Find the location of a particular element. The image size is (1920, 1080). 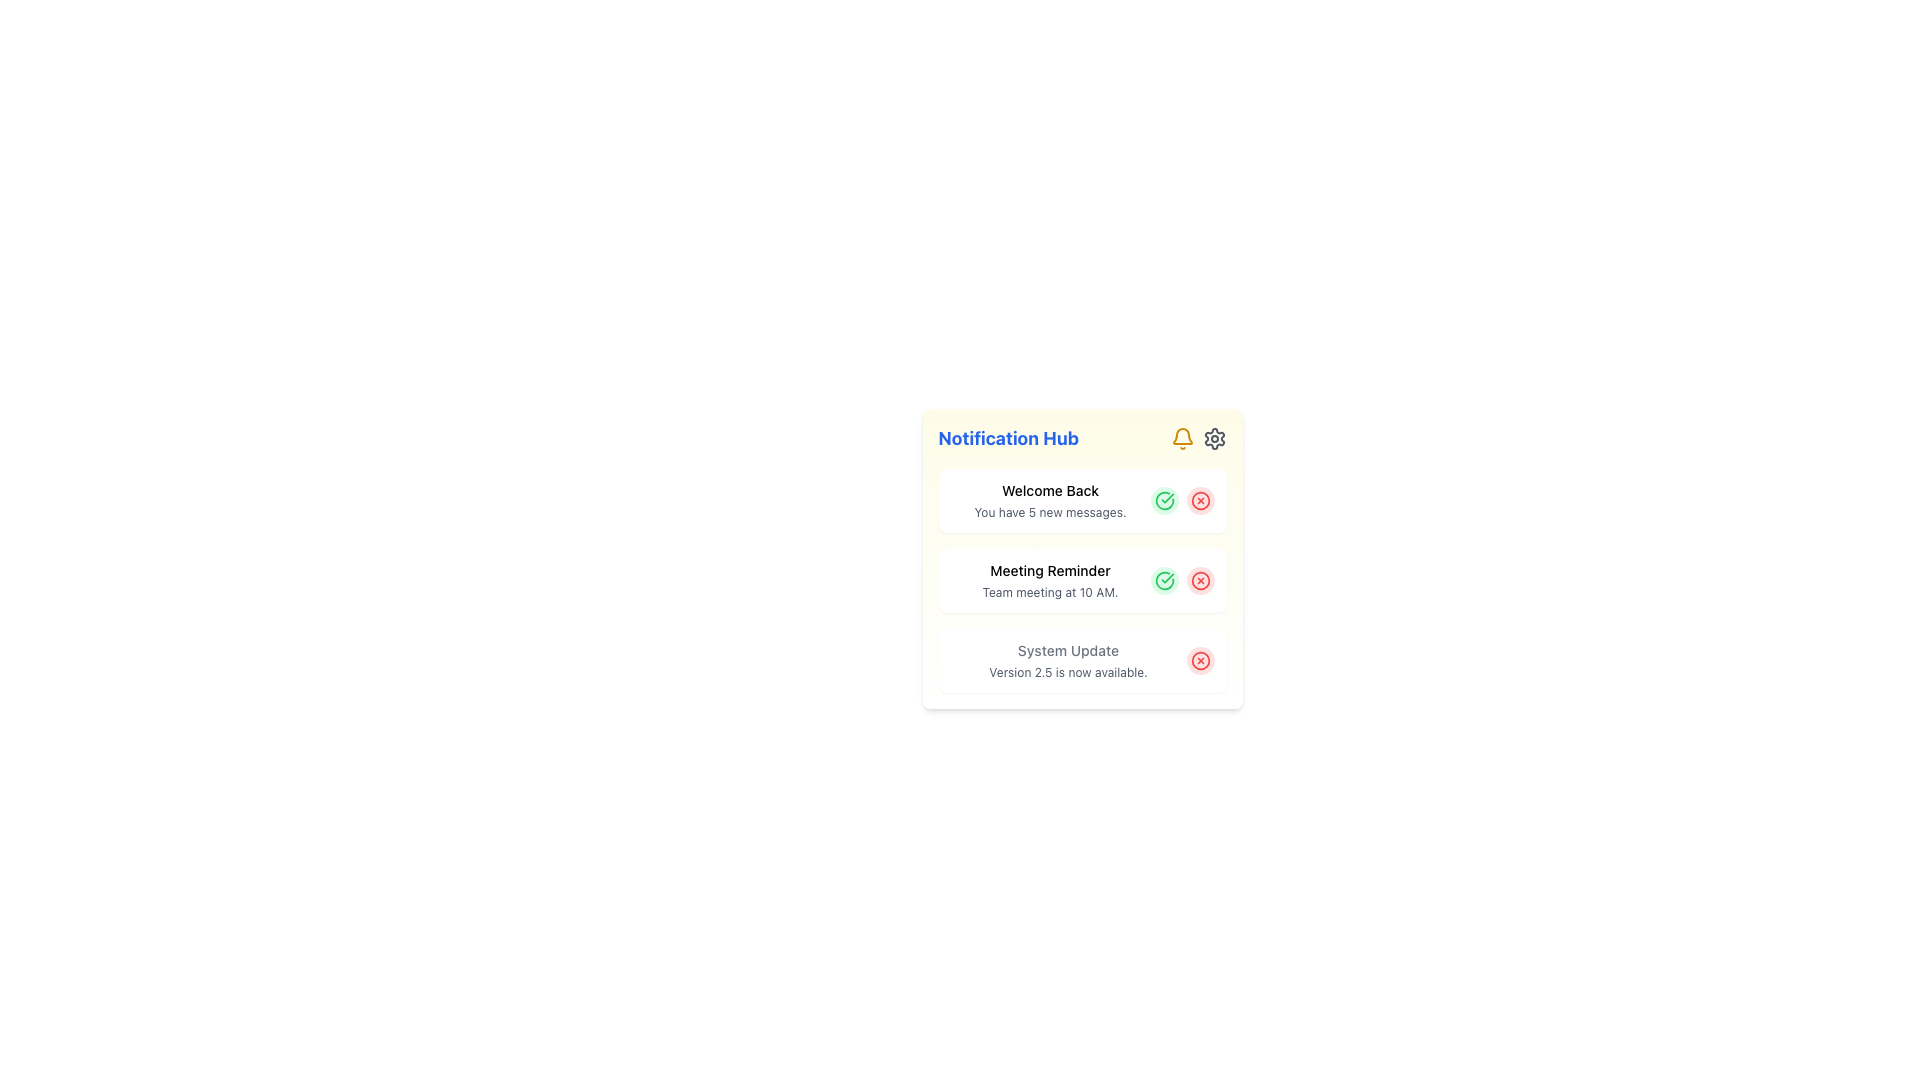

the settings icon located at the top-right corner of the 'Notification Hub' popup is located at coordinates (1213, 438).